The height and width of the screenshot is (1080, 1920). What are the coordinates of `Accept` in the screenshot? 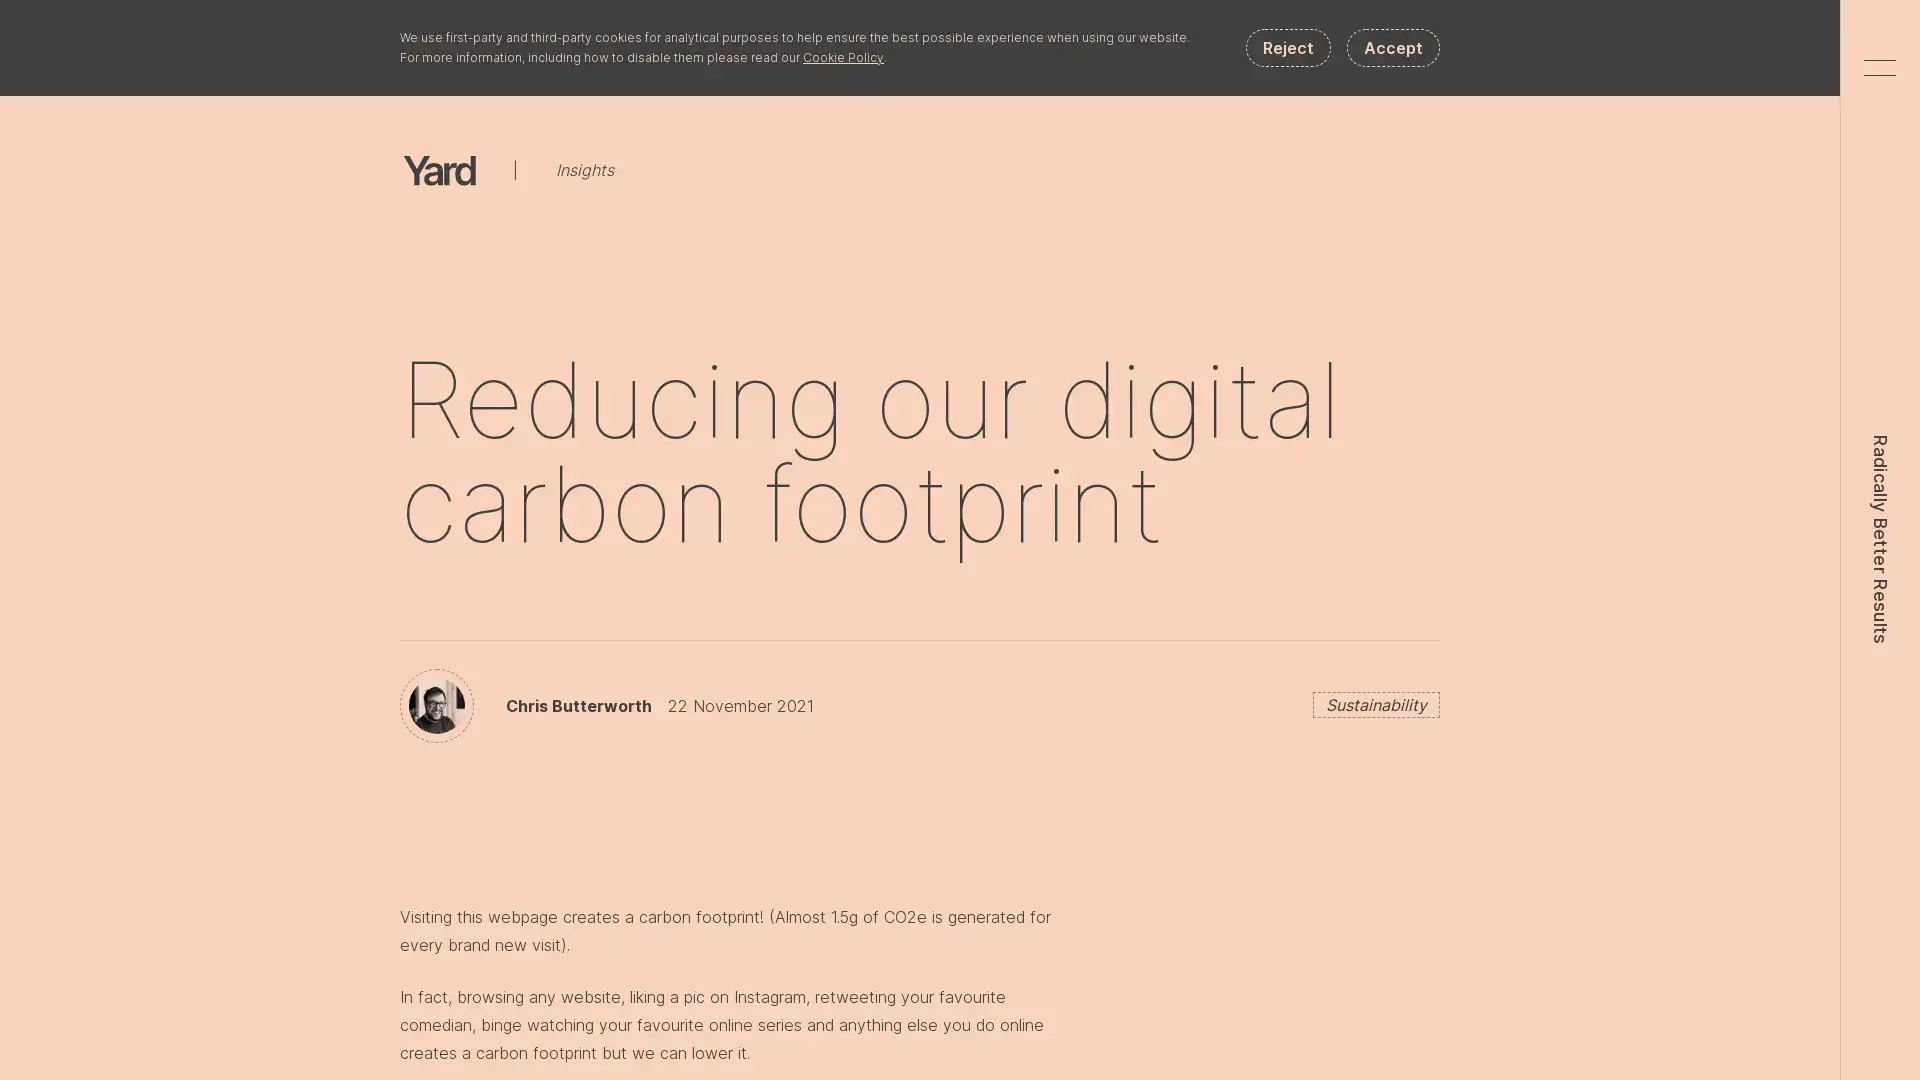 It's located at (1392, 46).